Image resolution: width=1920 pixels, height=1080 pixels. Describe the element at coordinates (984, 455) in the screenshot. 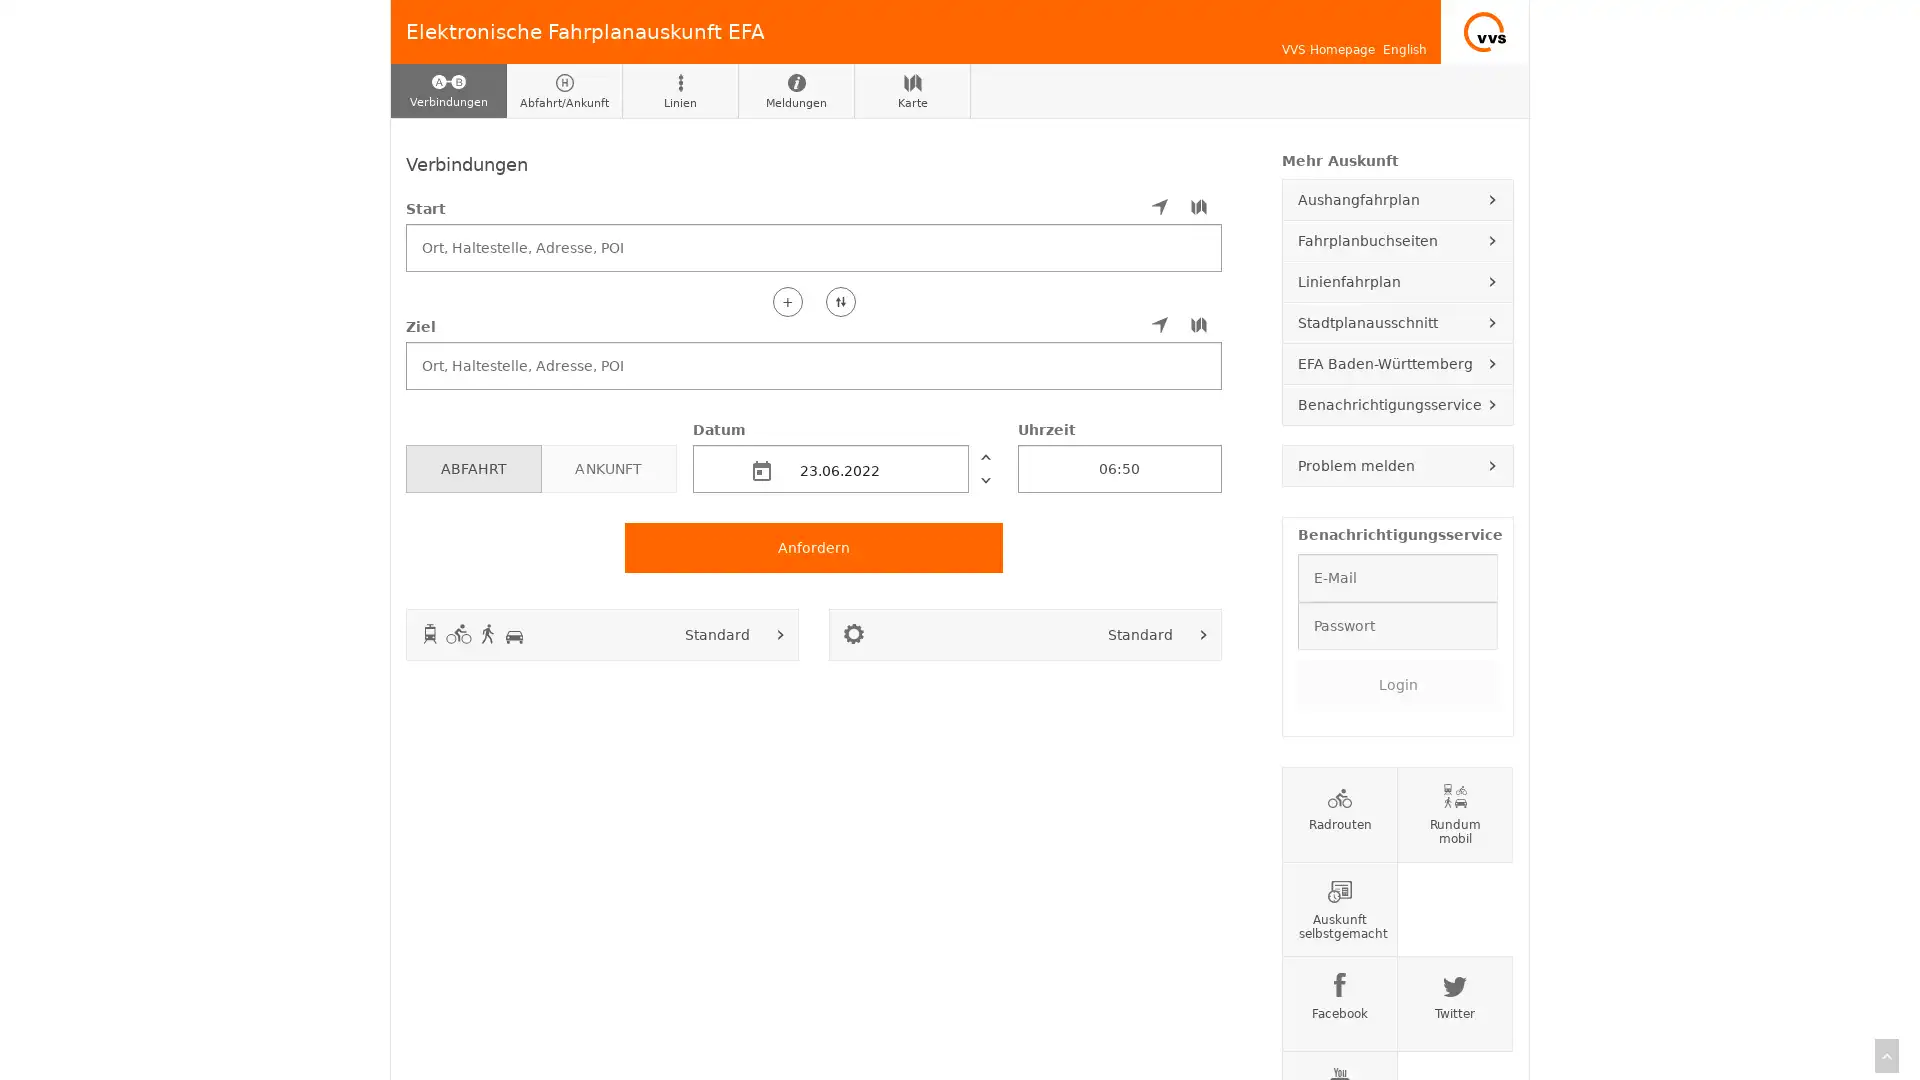

I see `vorher` at that location.